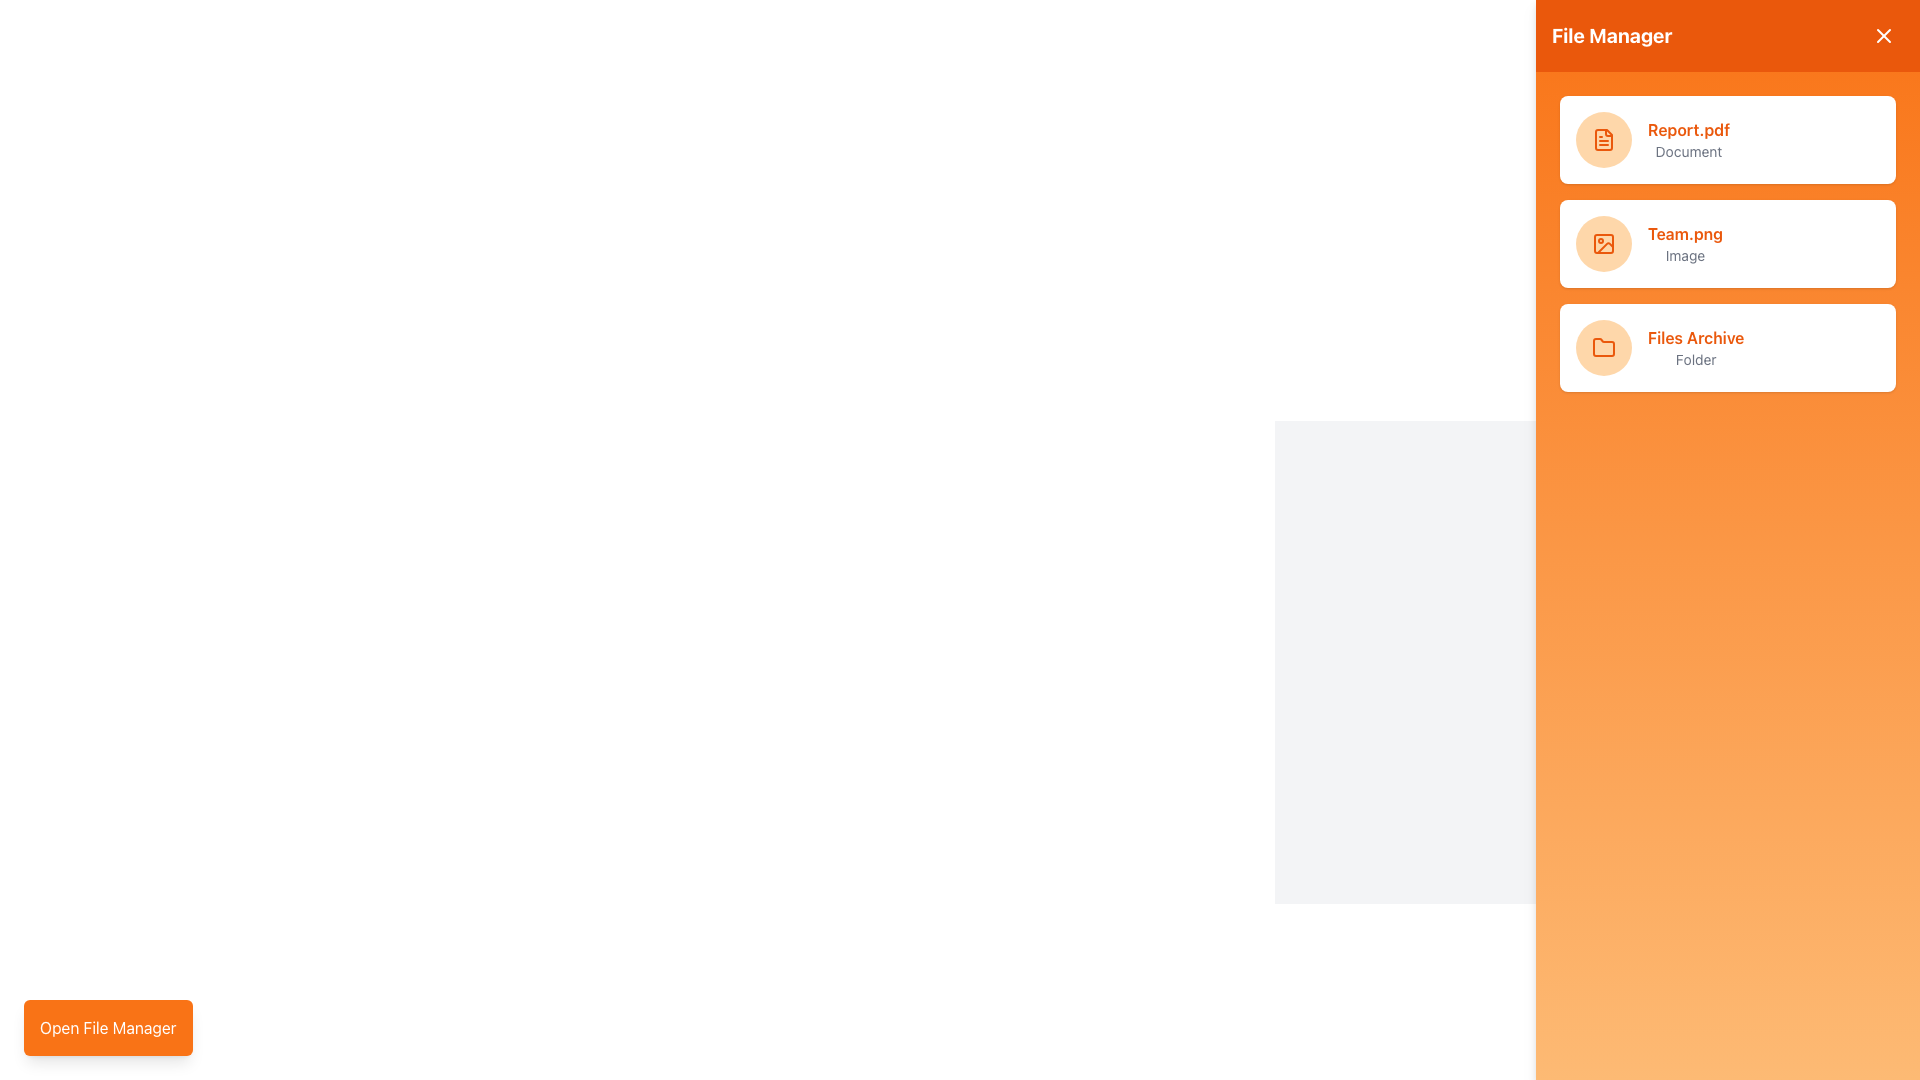 This screenshot has width=1920, height=1080. I want to click on the text label displaying the file name and type in the orange-themed 'File Manager' panel, so click(1688, 138).